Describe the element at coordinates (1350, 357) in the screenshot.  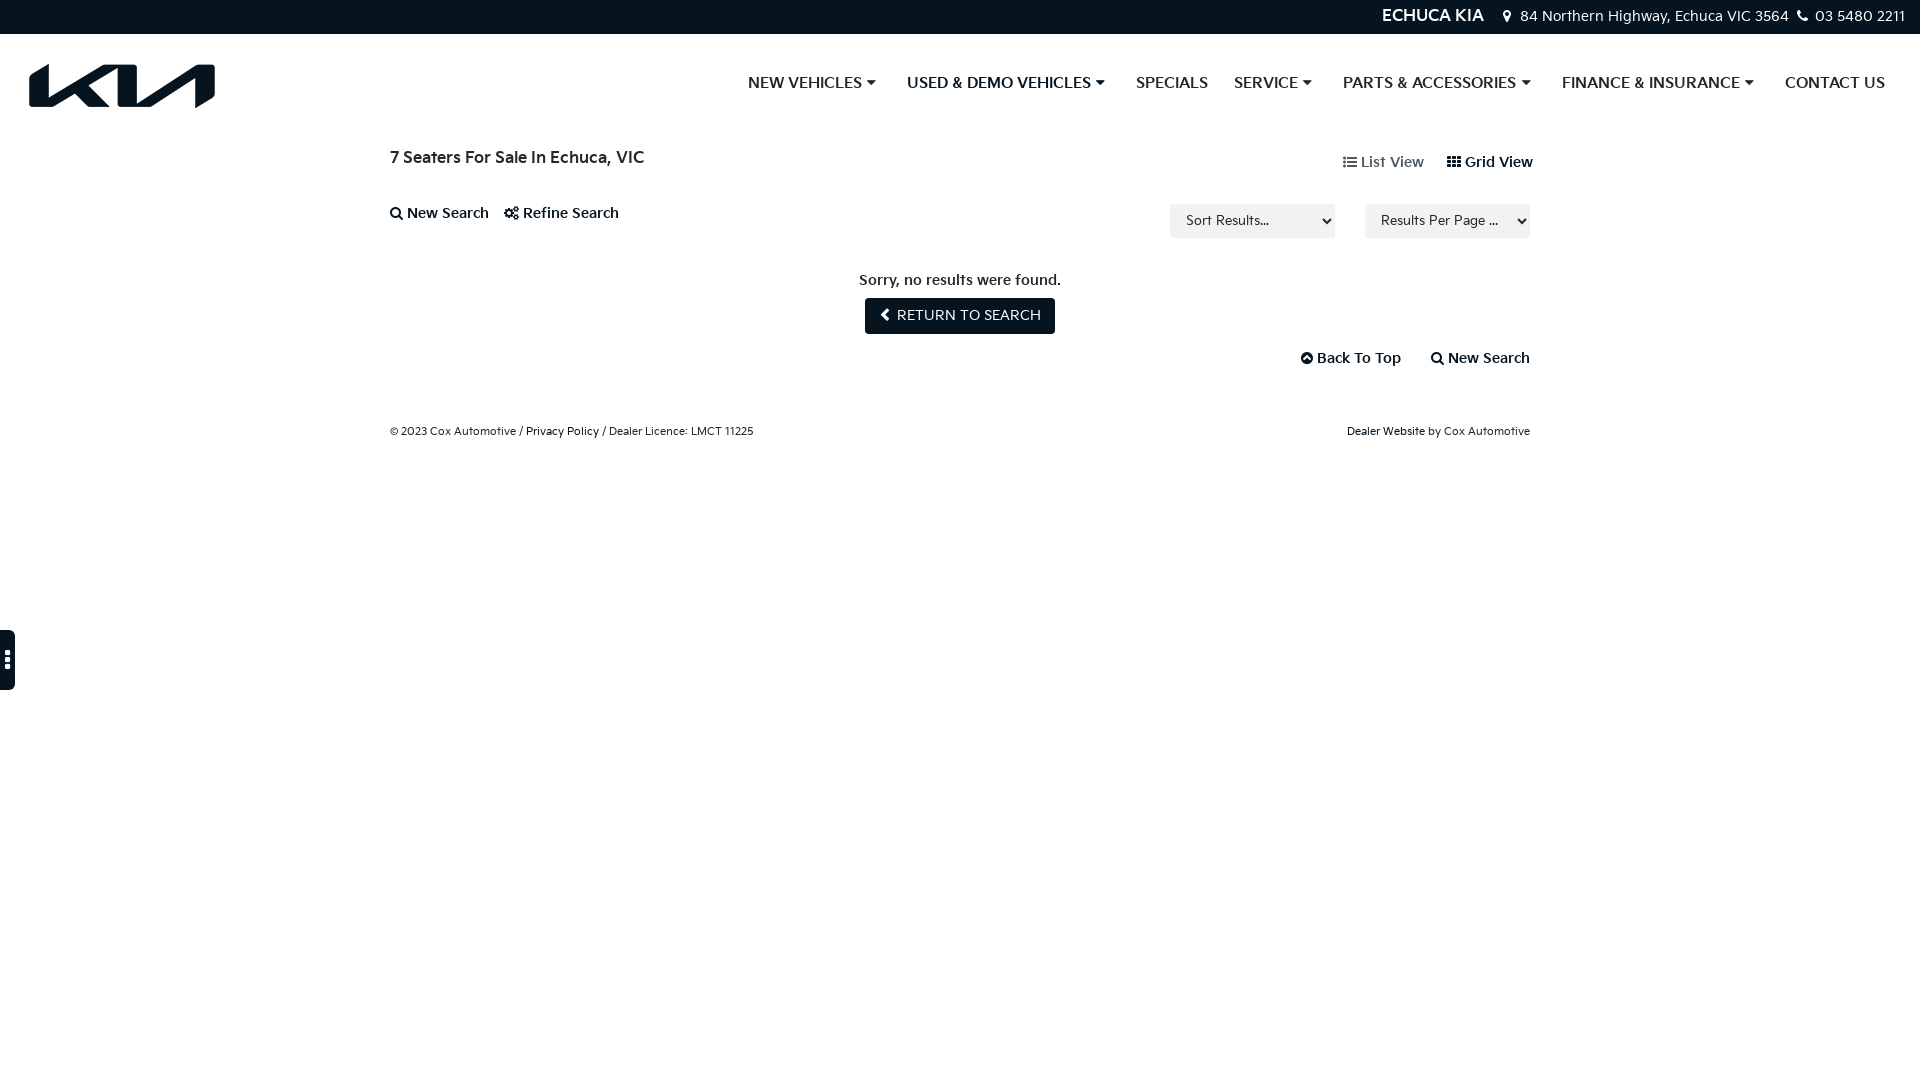
I see `'Back To Top'` at that location.